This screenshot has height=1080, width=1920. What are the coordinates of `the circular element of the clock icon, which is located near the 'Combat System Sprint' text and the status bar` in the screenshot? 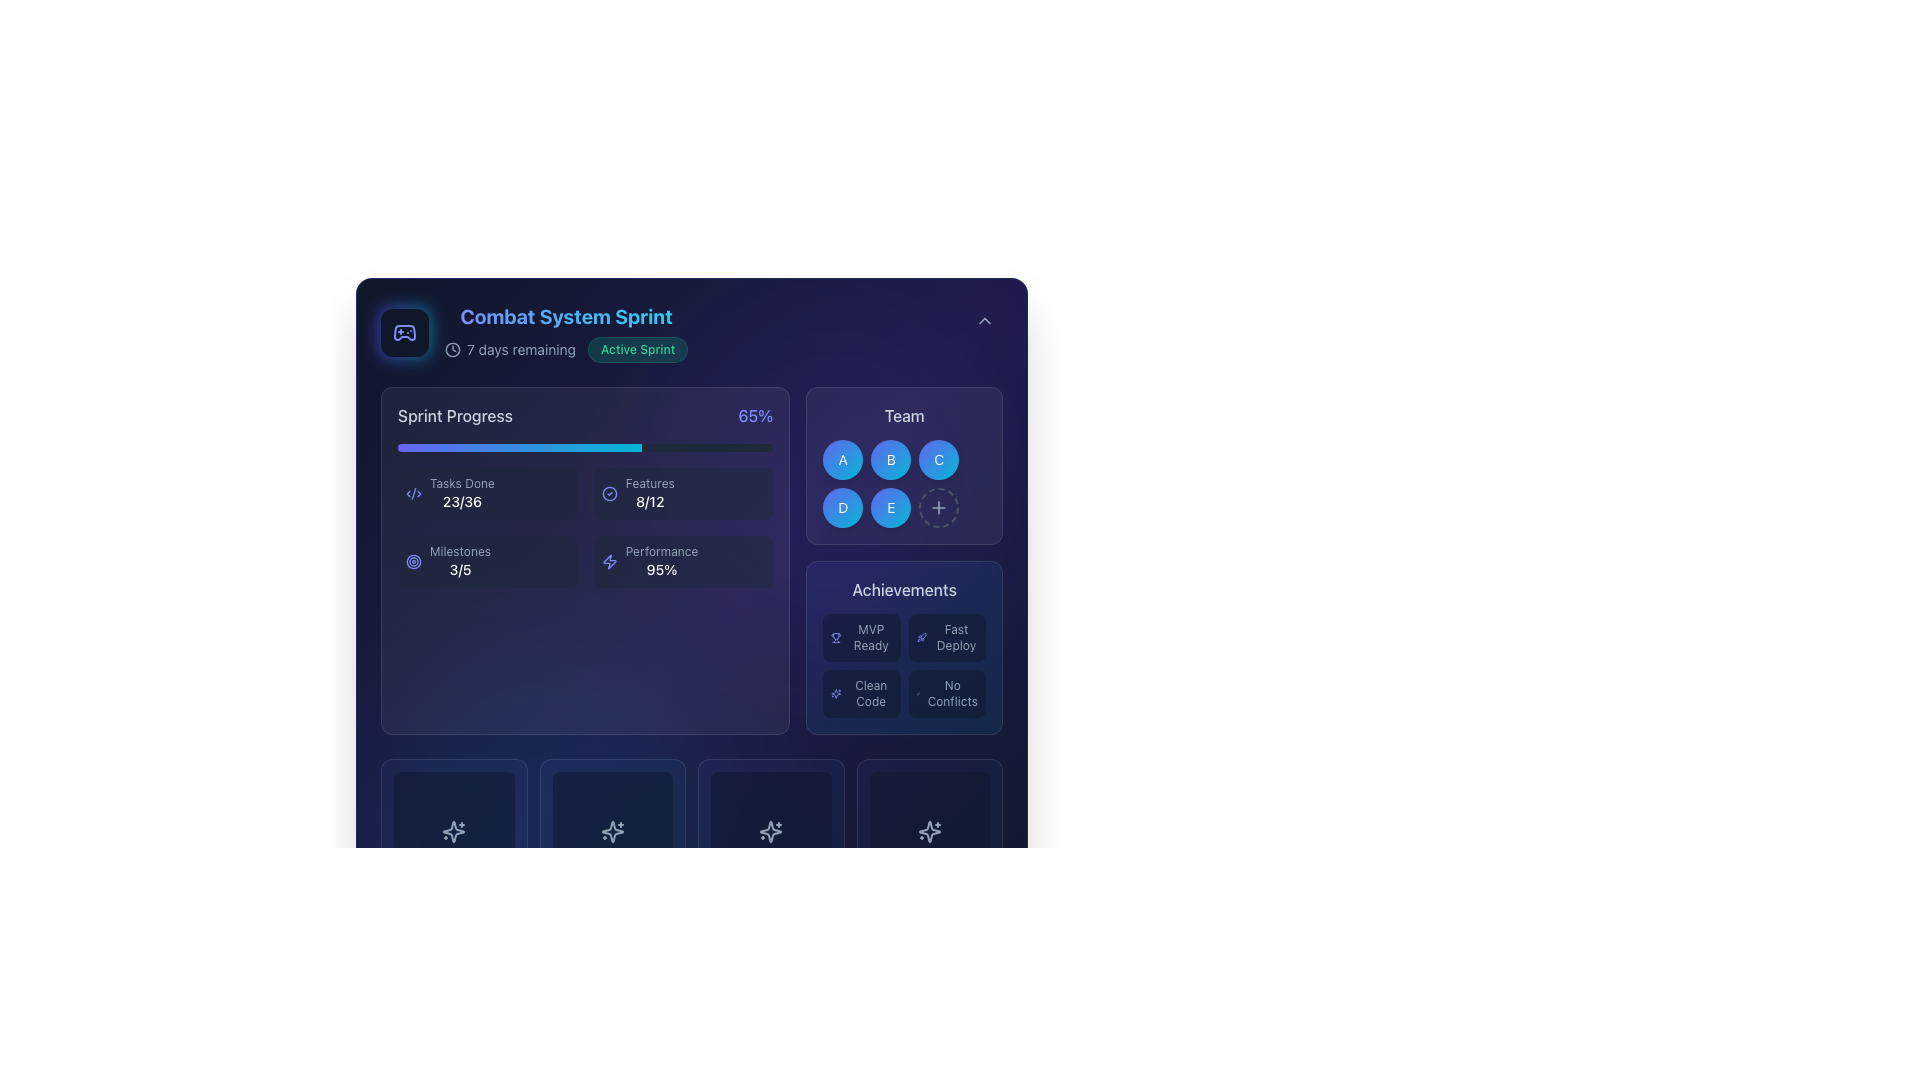 It's located at (451, 349).